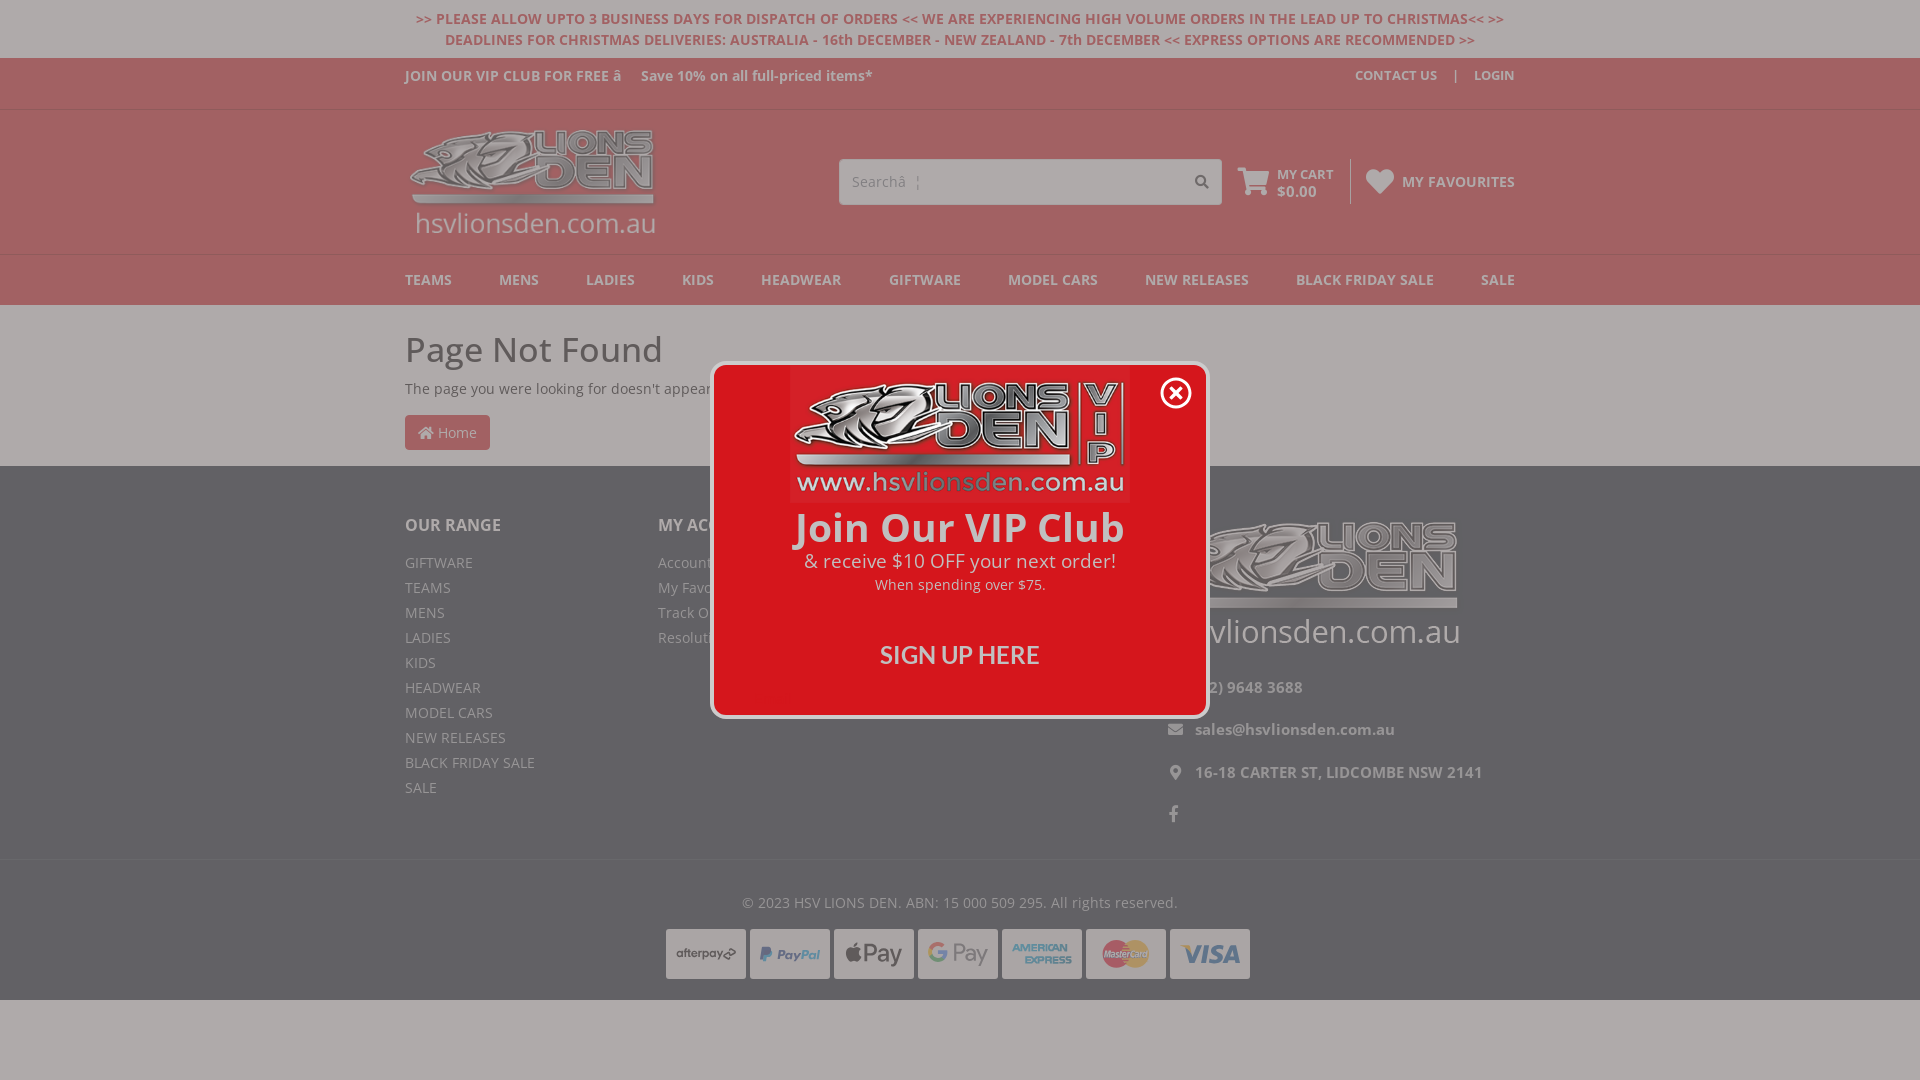 Image resolution: width=1920 pixels, height=1080 pixels. What do you see at coordinates (403, 280) in the screenshot?
I see `'TEAMS'` at bounding box center [403, 280].